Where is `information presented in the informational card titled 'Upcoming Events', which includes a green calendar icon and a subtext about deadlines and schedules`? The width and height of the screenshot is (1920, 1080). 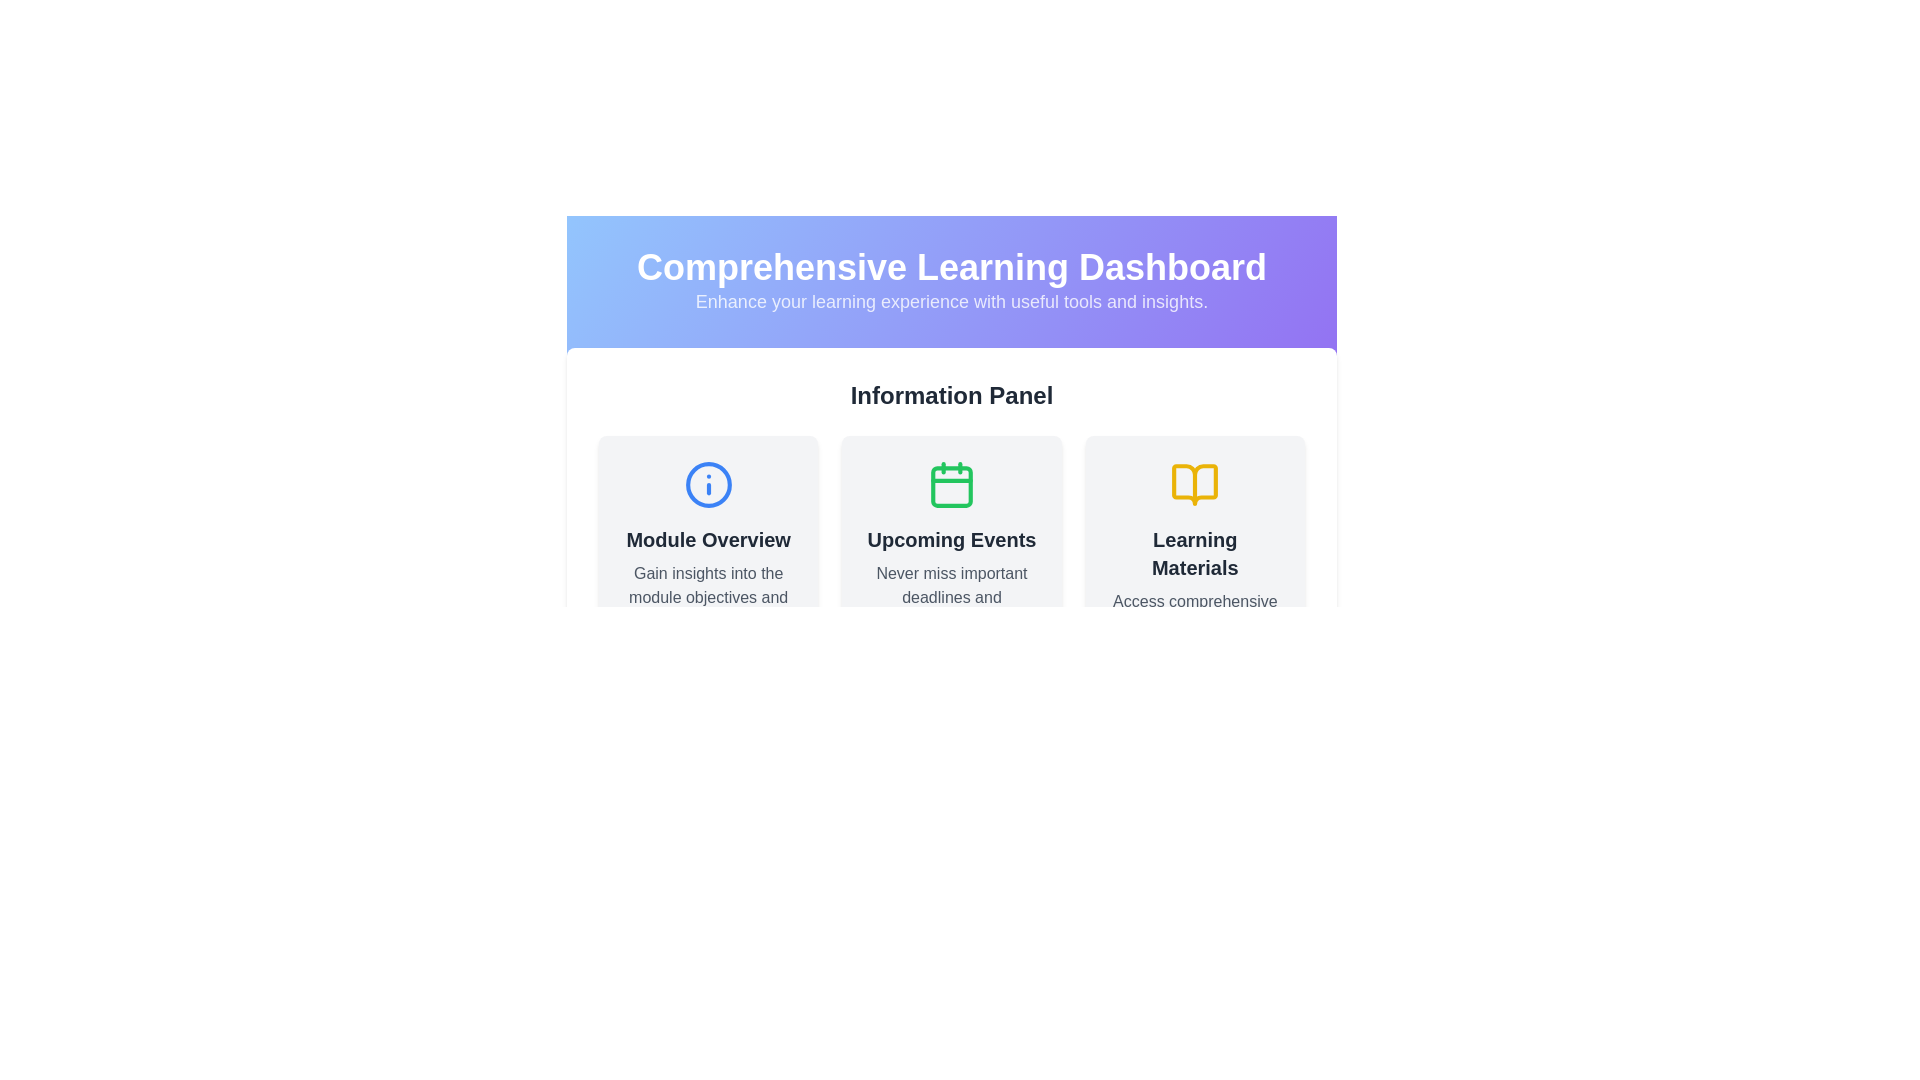 information presented in the informational card titled 'Upcoming Events', which includes a green calendar icon and a subtext about deadlines and schedules is located at coordinates (950, 560).